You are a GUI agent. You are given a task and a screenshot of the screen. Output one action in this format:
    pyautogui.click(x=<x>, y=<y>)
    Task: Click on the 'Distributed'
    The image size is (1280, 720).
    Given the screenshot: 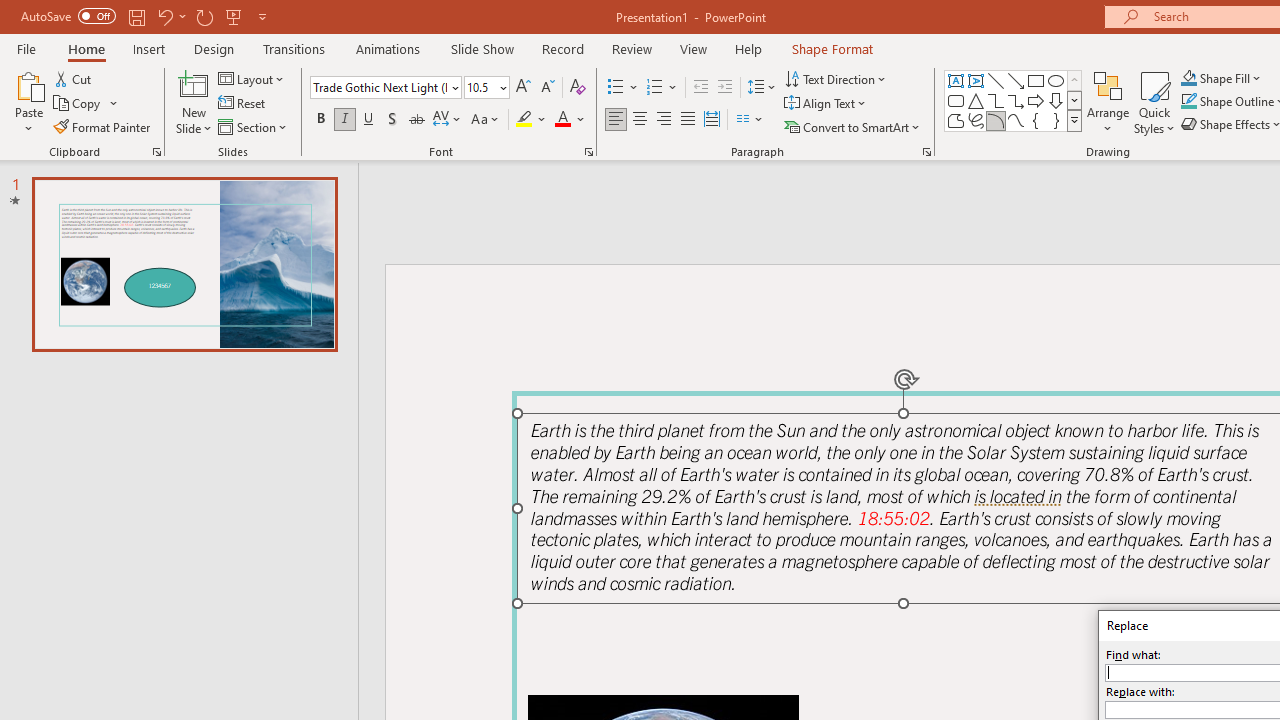 What is the action you would take?
    pyautogui.click(x=712, y=119)
    